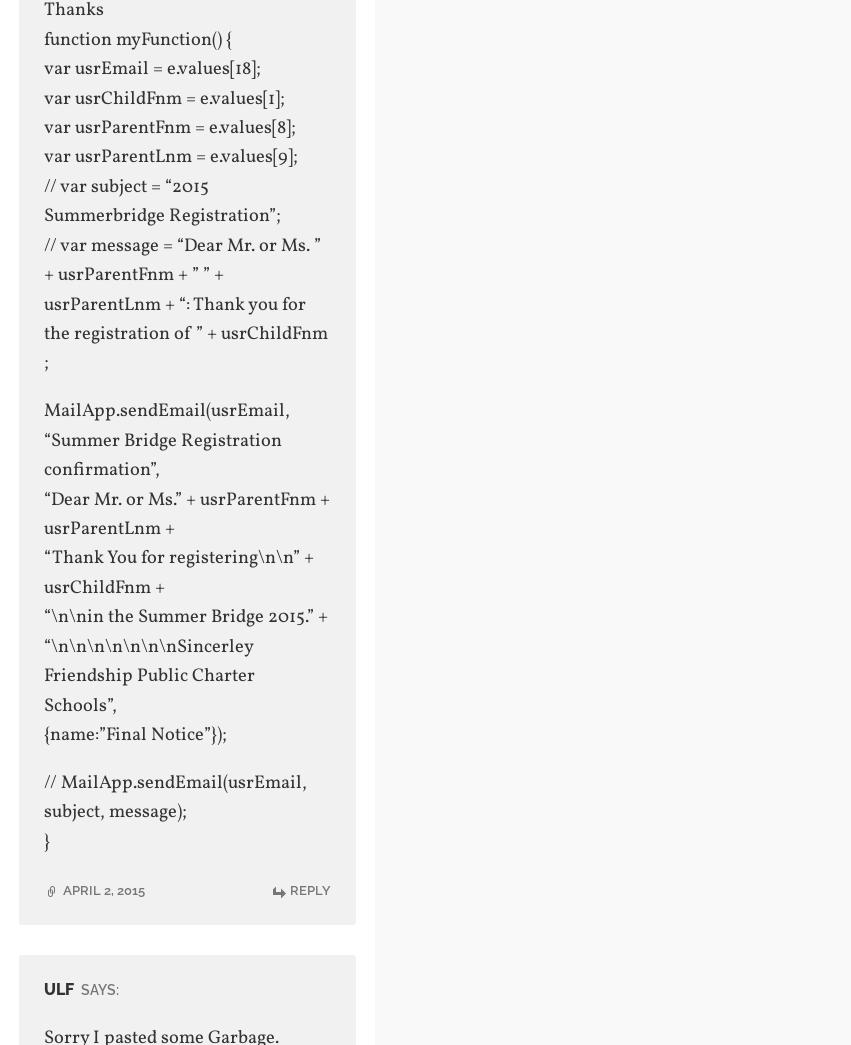  Describe the element at coordinates (309, 890) in the screenshot. I see `'Reply'` at that location.